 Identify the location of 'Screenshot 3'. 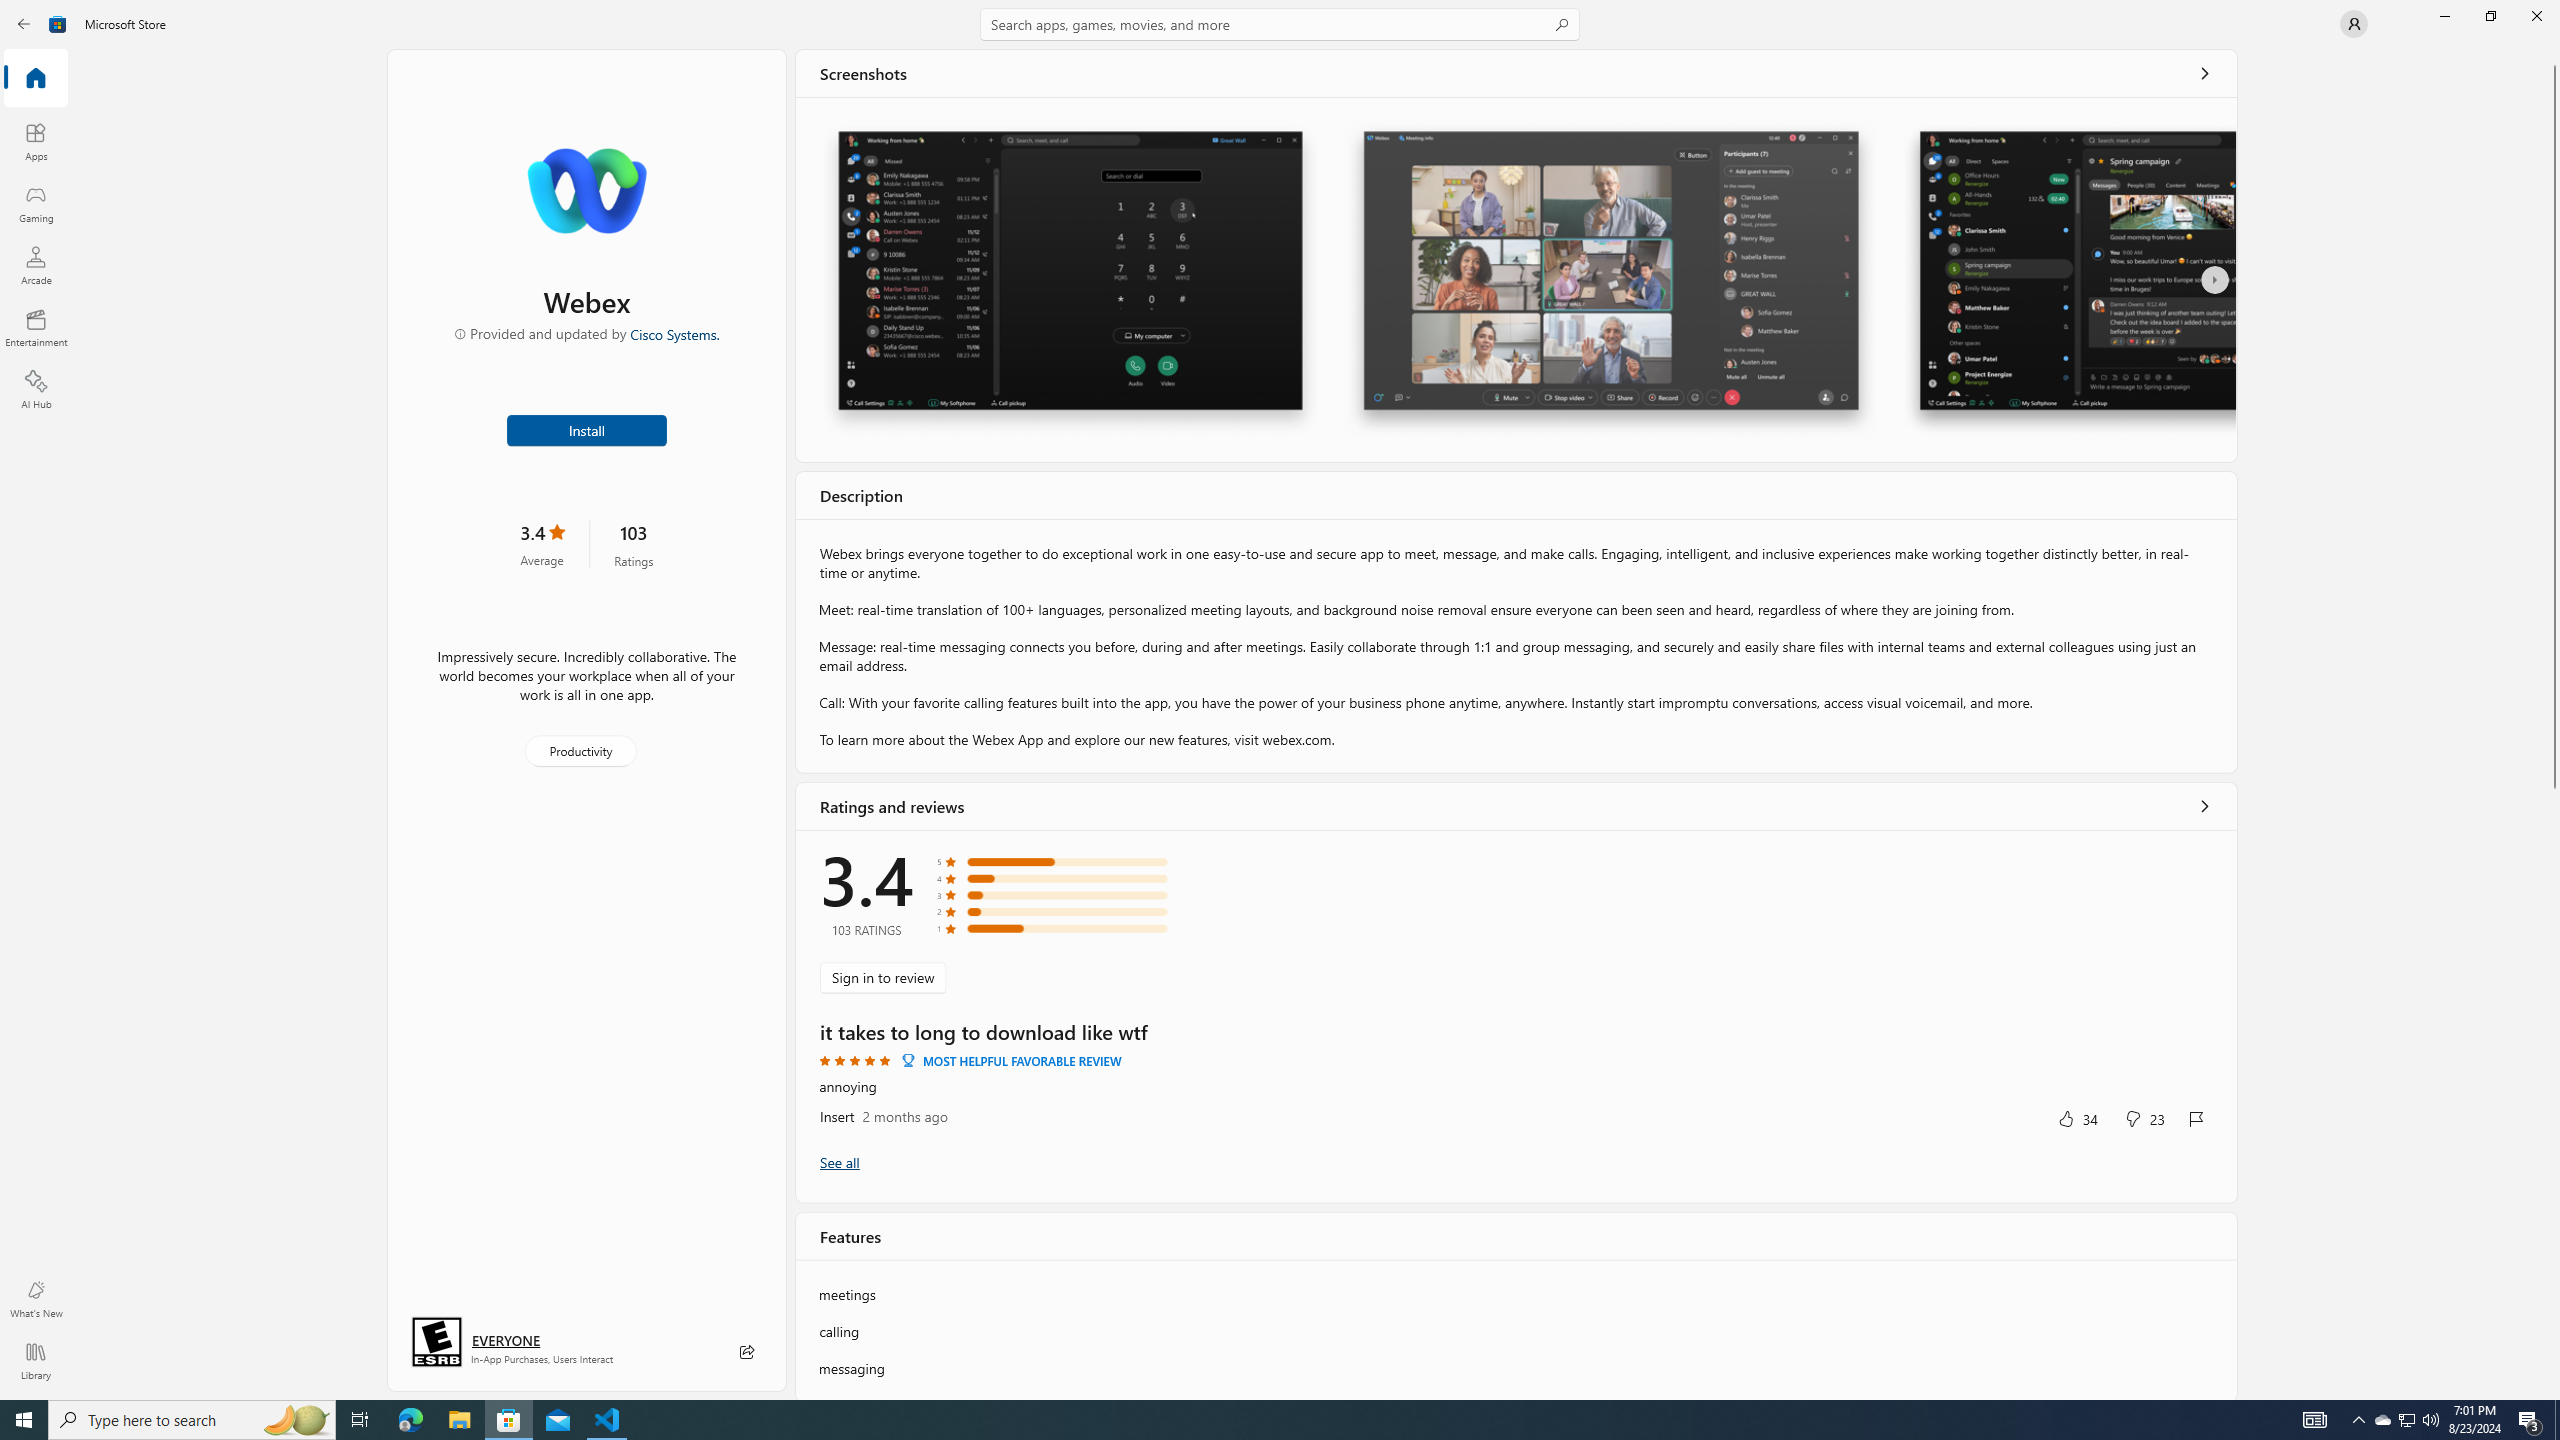
(2067, 279).